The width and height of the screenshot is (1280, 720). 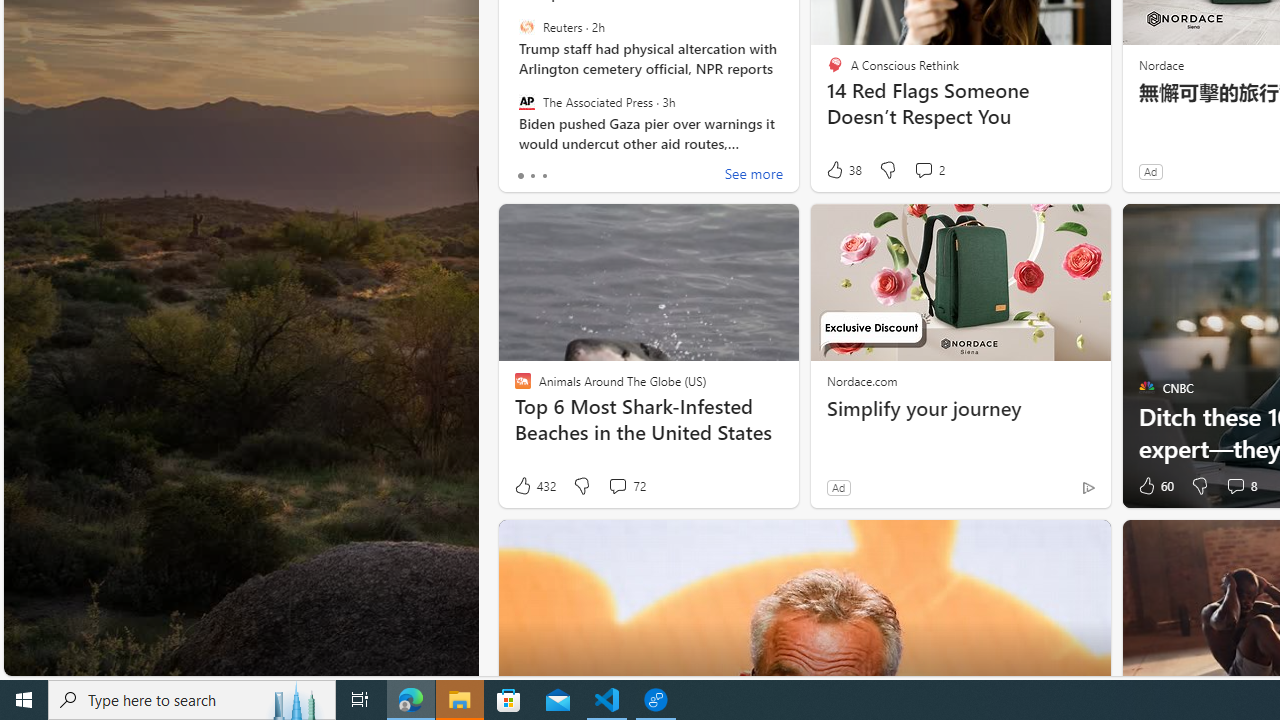 I want to click on 'Simplify your journey', so click(x=960, y=407).